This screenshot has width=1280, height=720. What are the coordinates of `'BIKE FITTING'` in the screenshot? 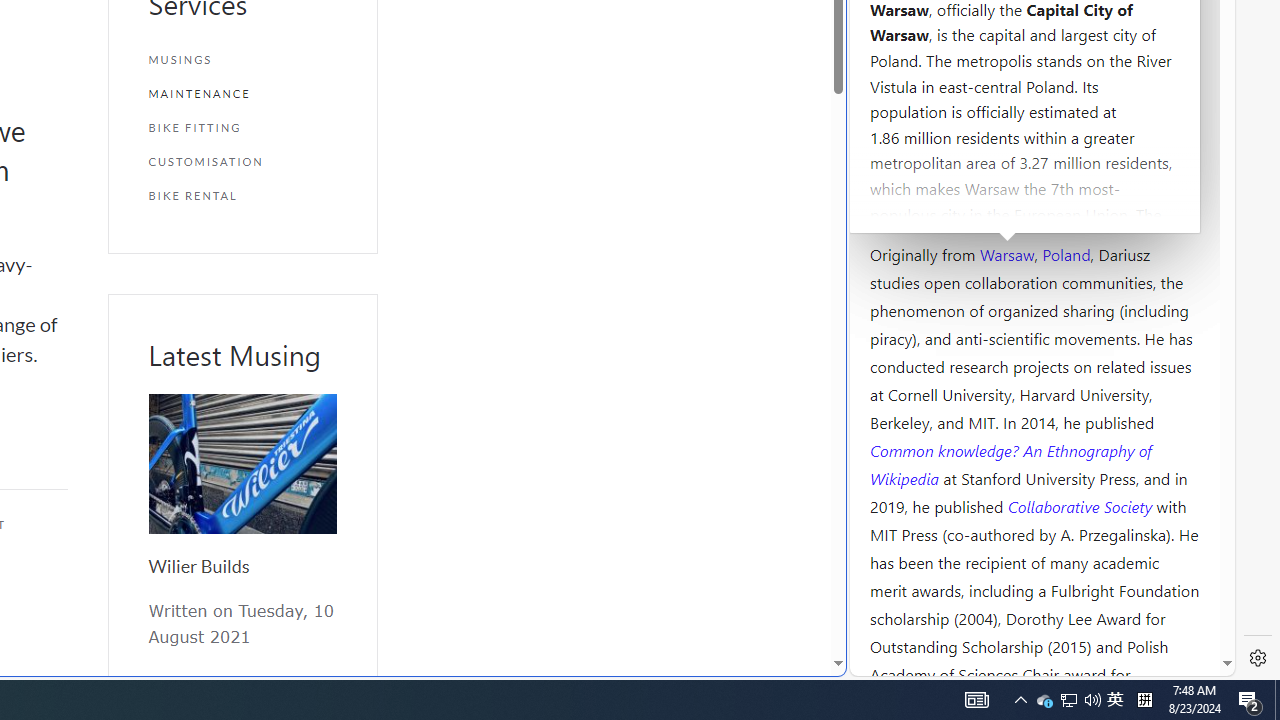 It's located at (241, 127).